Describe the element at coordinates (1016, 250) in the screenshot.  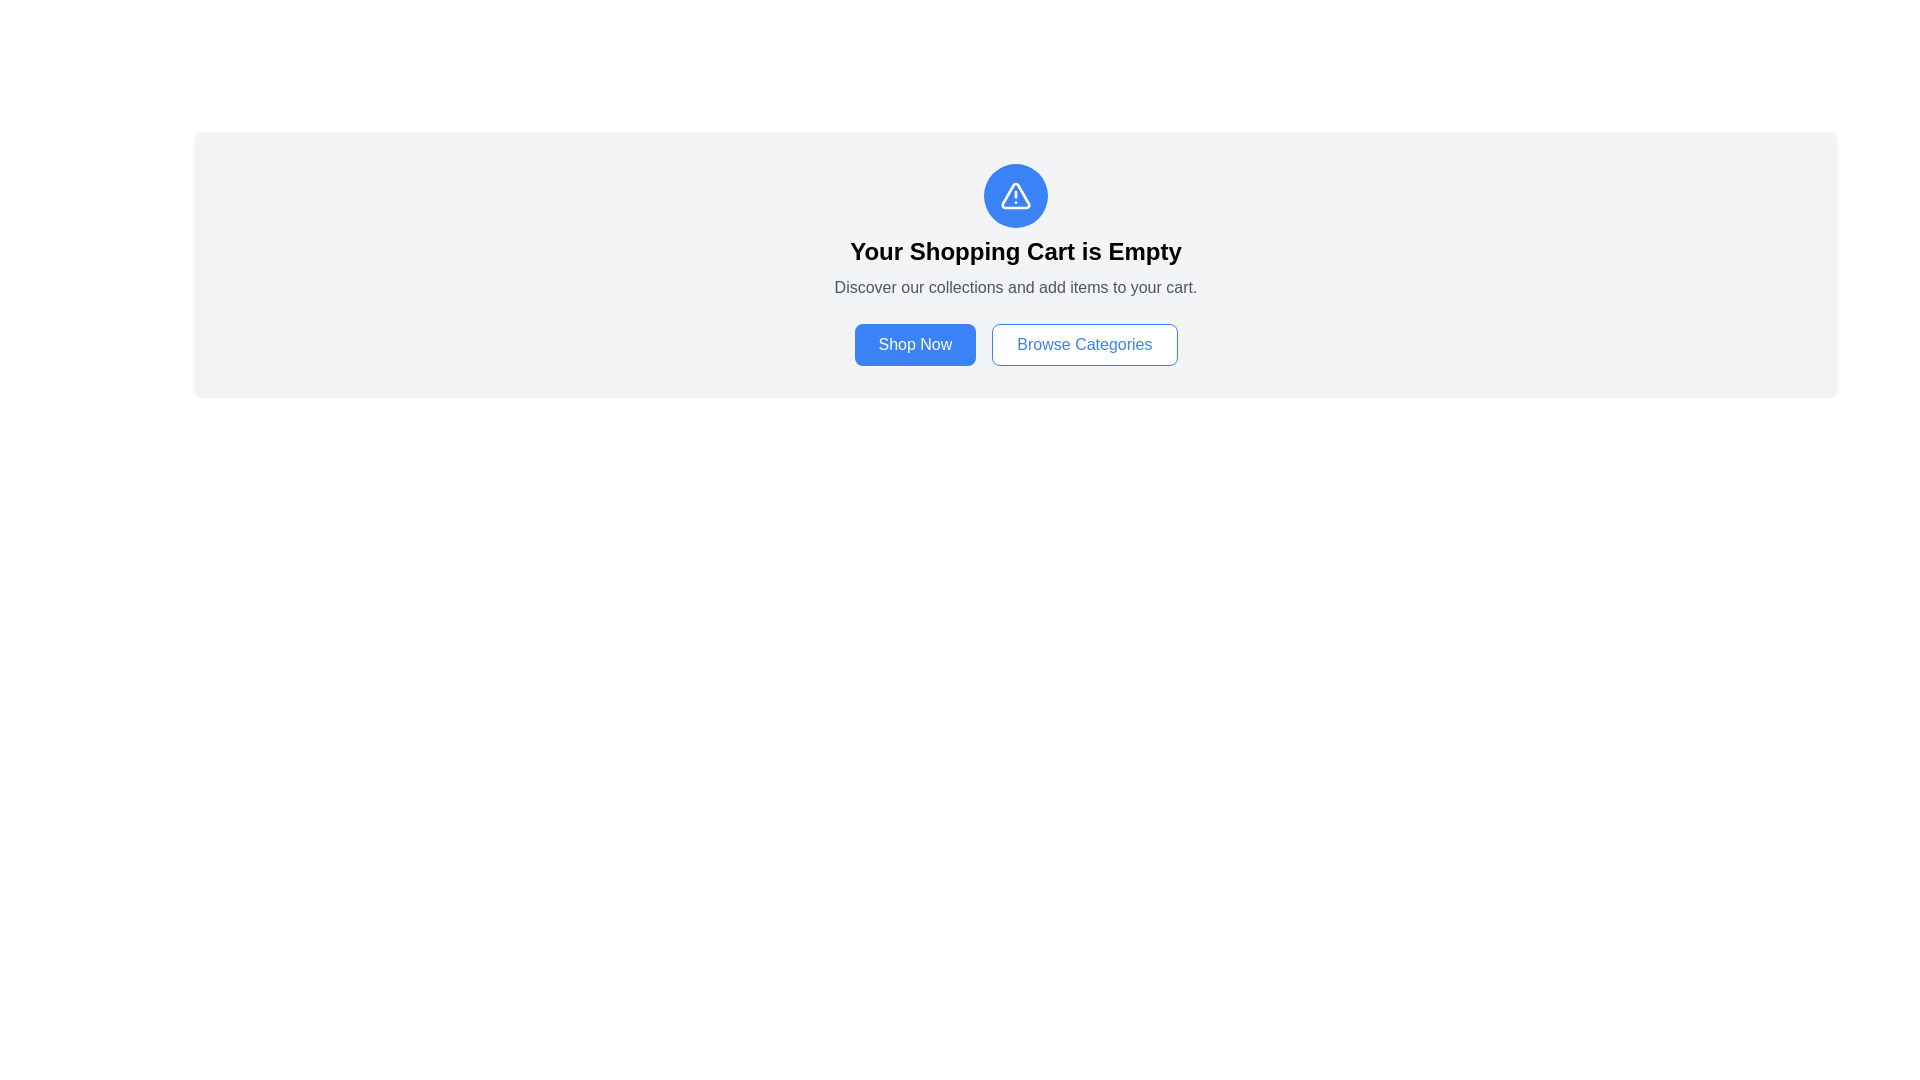
I see `the text element that reads 'Your Shopping Cart is Empty', which is centrally located below a warning icon and above description text and buttons` at that location.